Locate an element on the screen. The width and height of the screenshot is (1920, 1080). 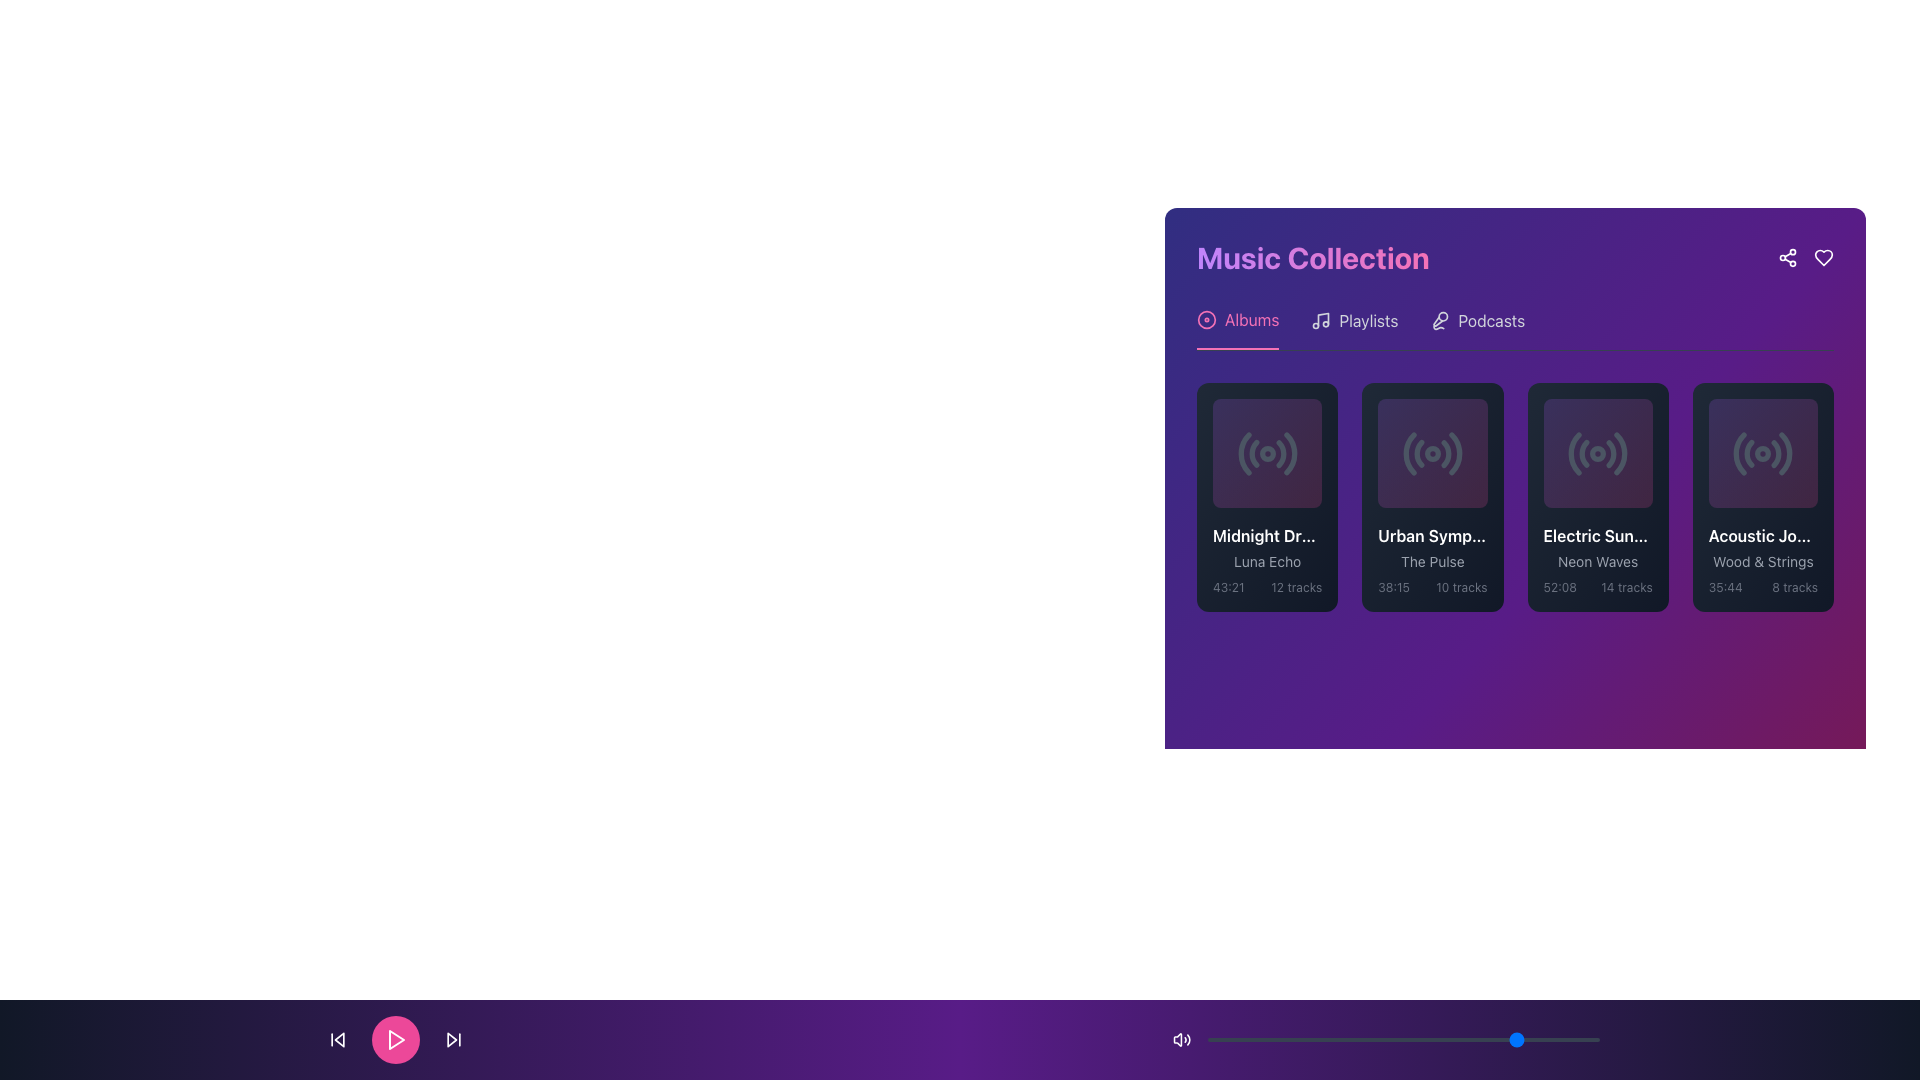
the circular icon resembling a disc located next to the 'Albums' text in the navigation bar of the 'Music Collection' section is located at coordinates (1205, 319).